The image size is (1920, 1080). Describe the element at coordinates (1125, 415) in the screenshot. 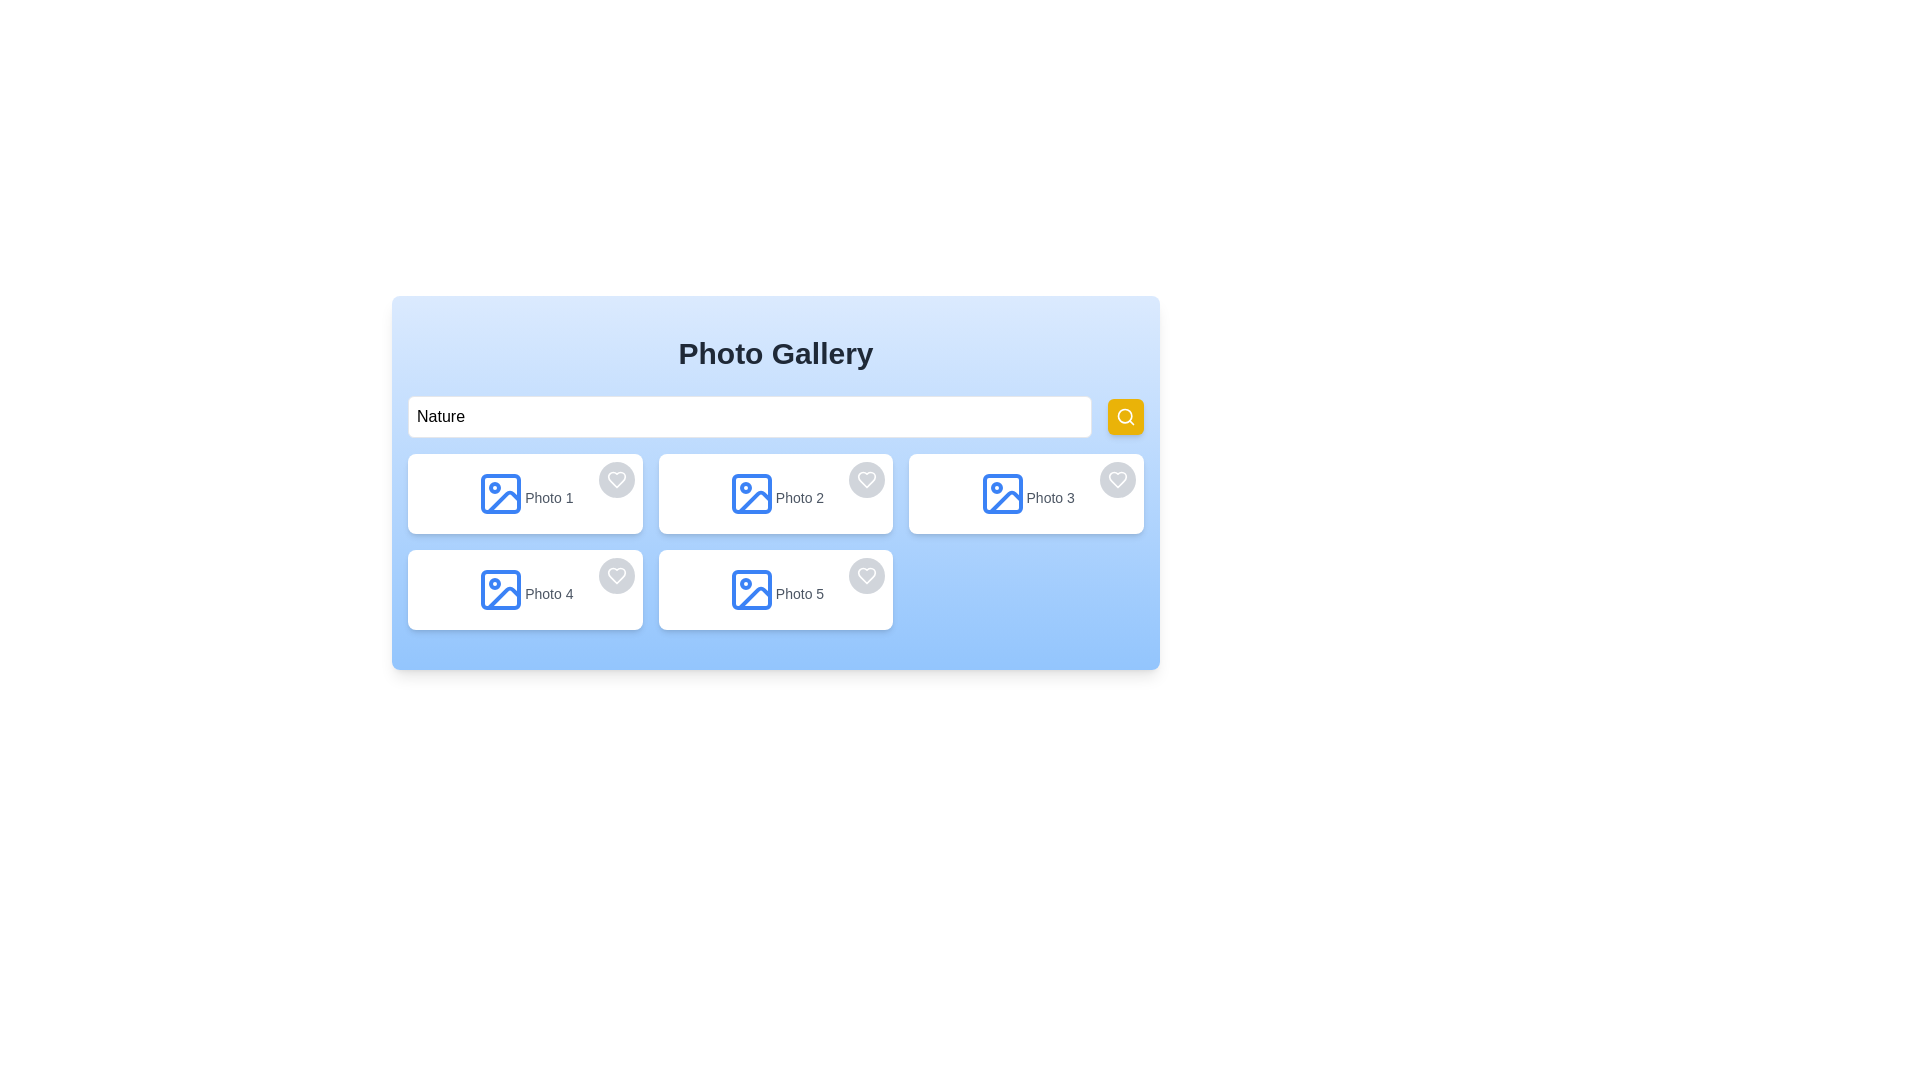

I see `the SVG circle element within the magnifying glass icon located at the top right of the application interface` at that location.